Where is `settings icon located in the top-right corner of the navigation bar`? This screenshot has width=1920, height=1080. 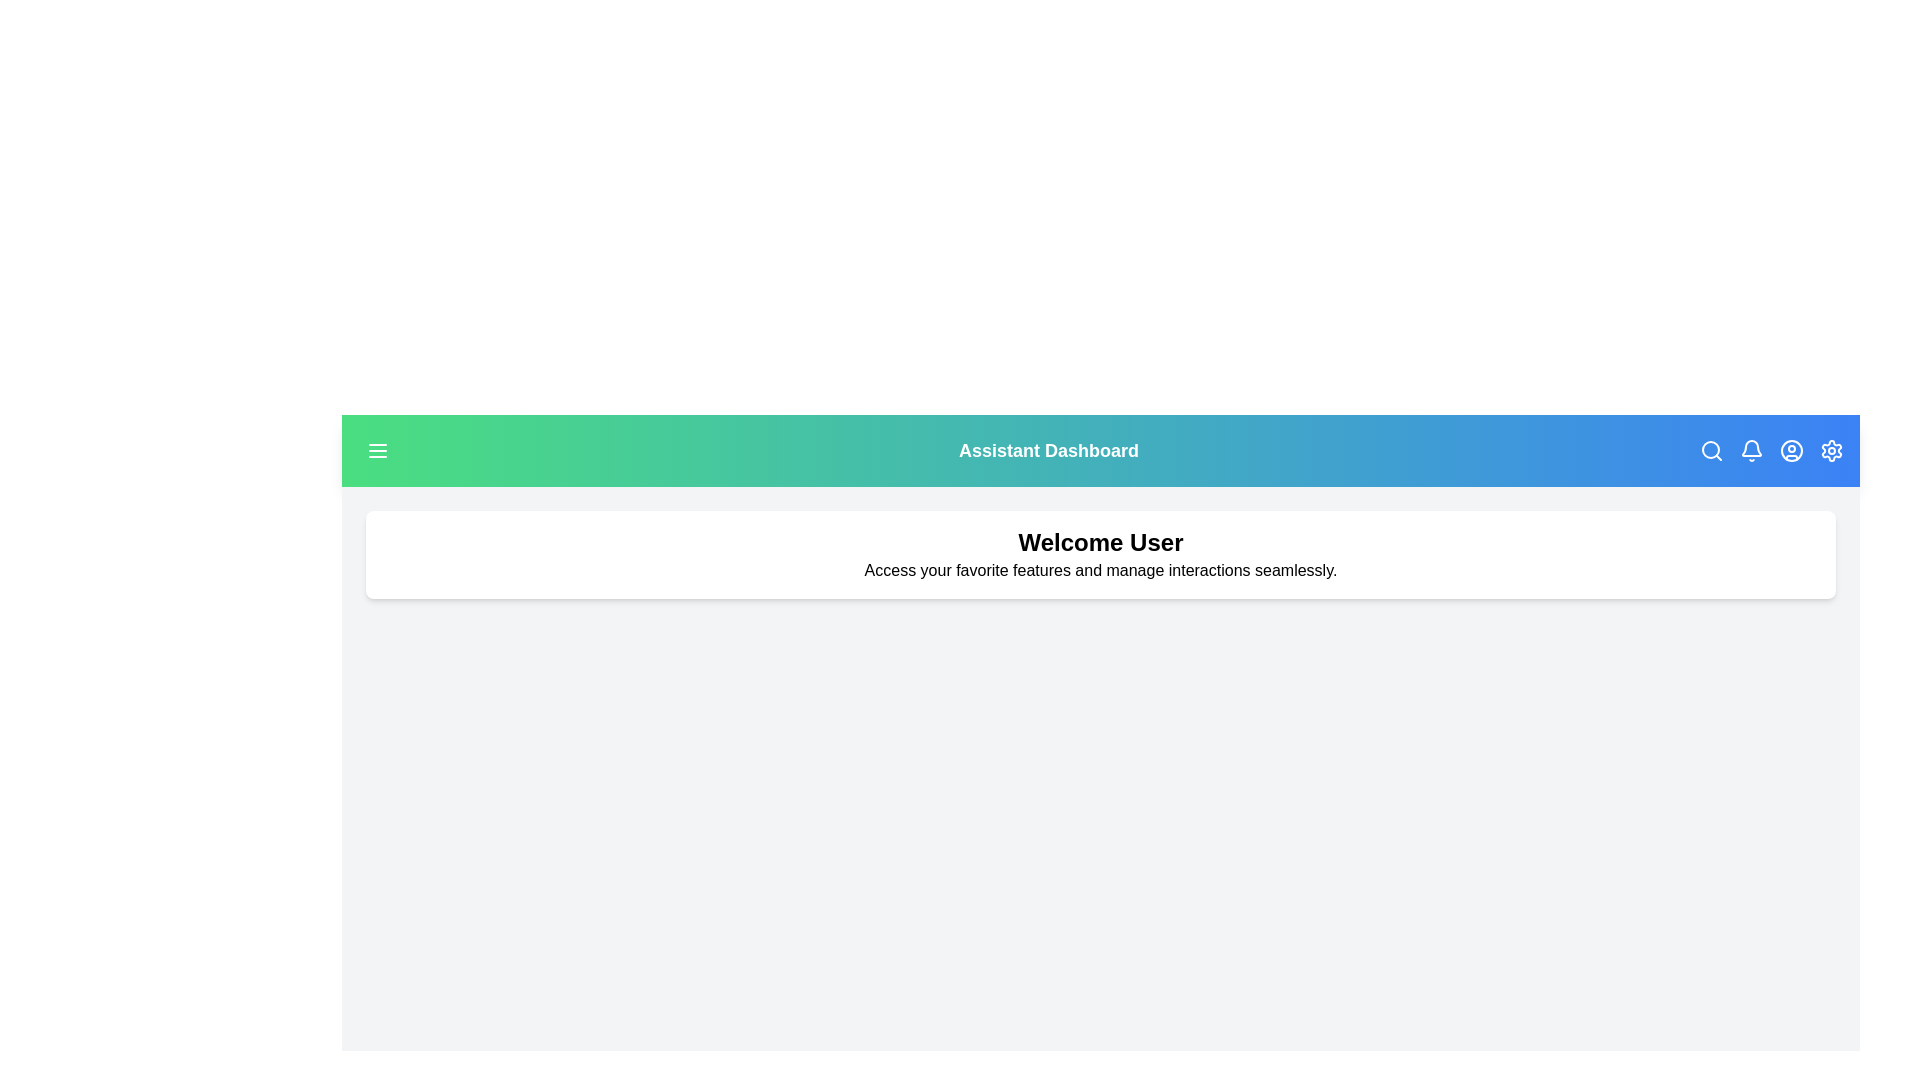 settings icon located in the top-right corner of the navigation bar is located at coordinates (1832, 451).